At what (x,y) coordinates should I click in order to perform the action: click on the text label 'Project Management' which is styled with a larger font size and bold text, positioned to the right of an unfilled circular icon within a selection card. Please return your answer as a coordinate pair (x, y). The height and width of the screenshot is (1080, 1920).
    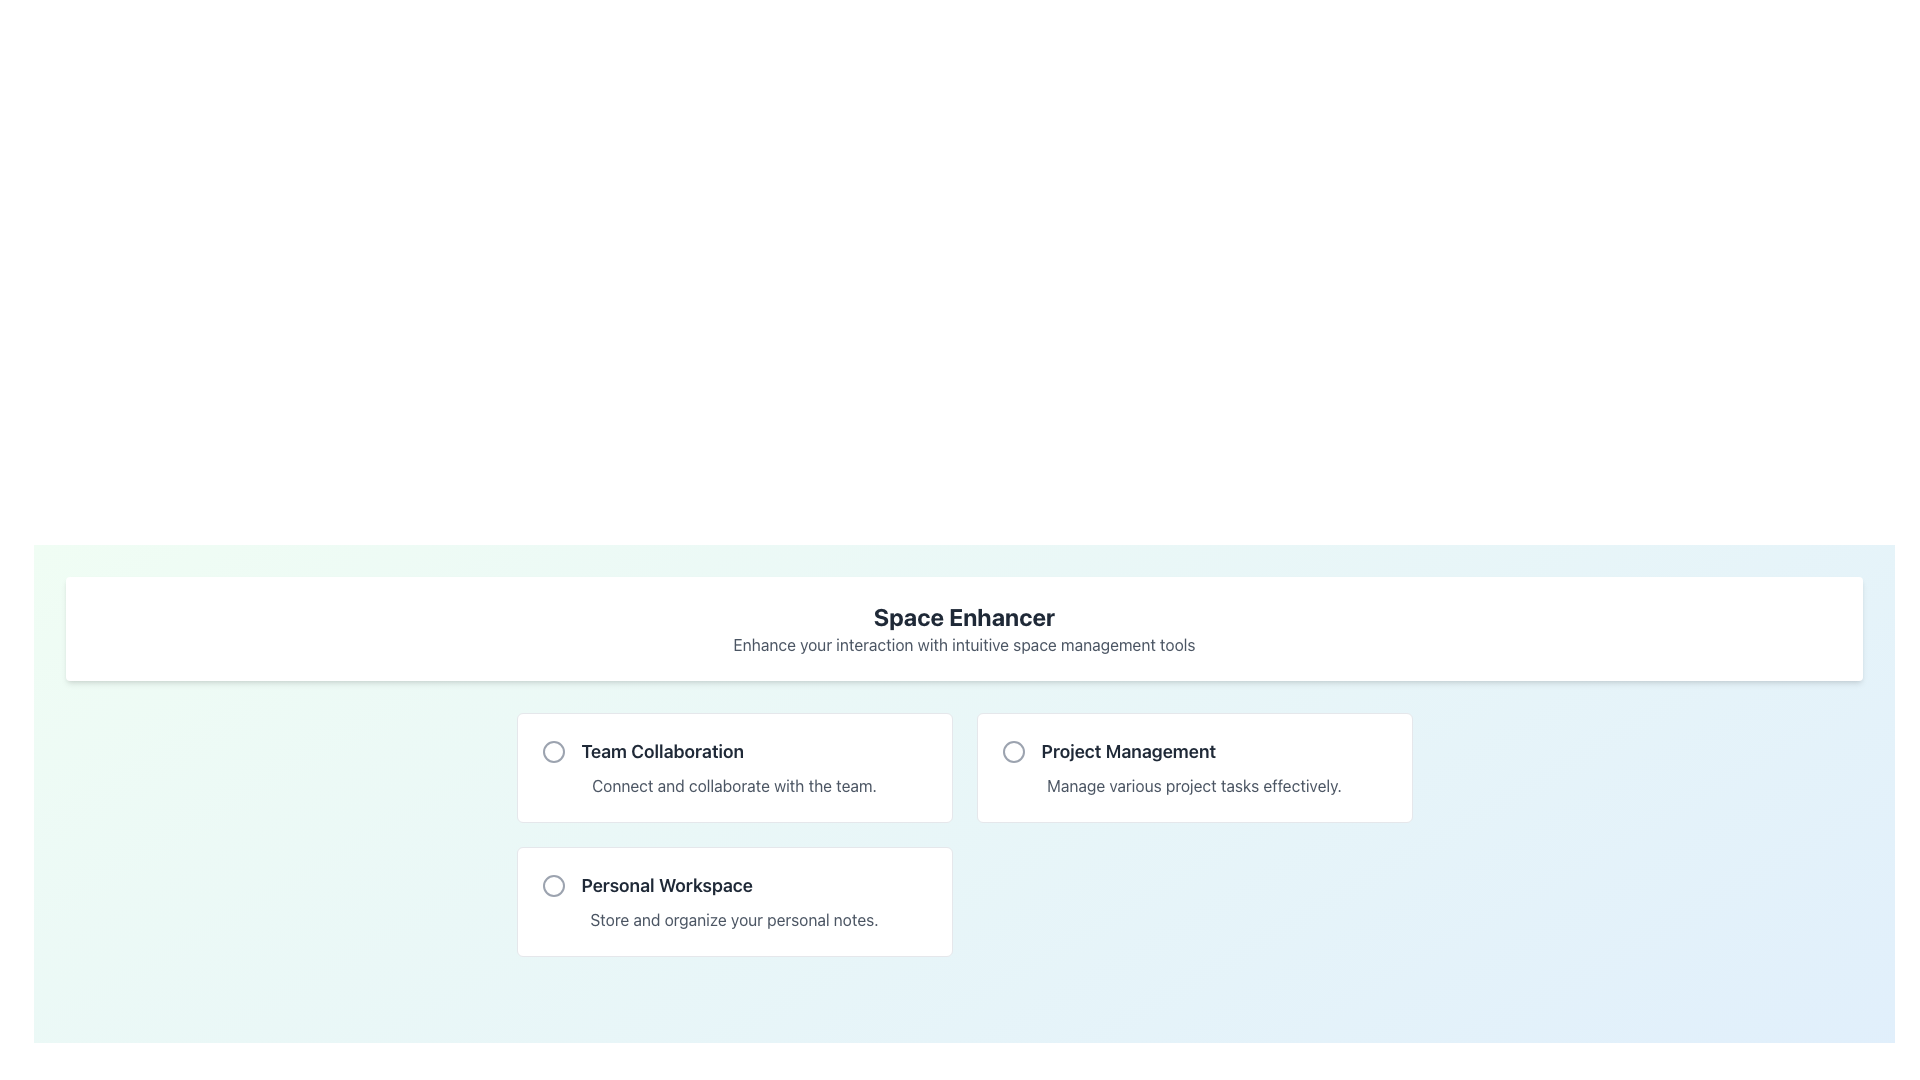
    Looking at the image, I should click on (1194, 752).